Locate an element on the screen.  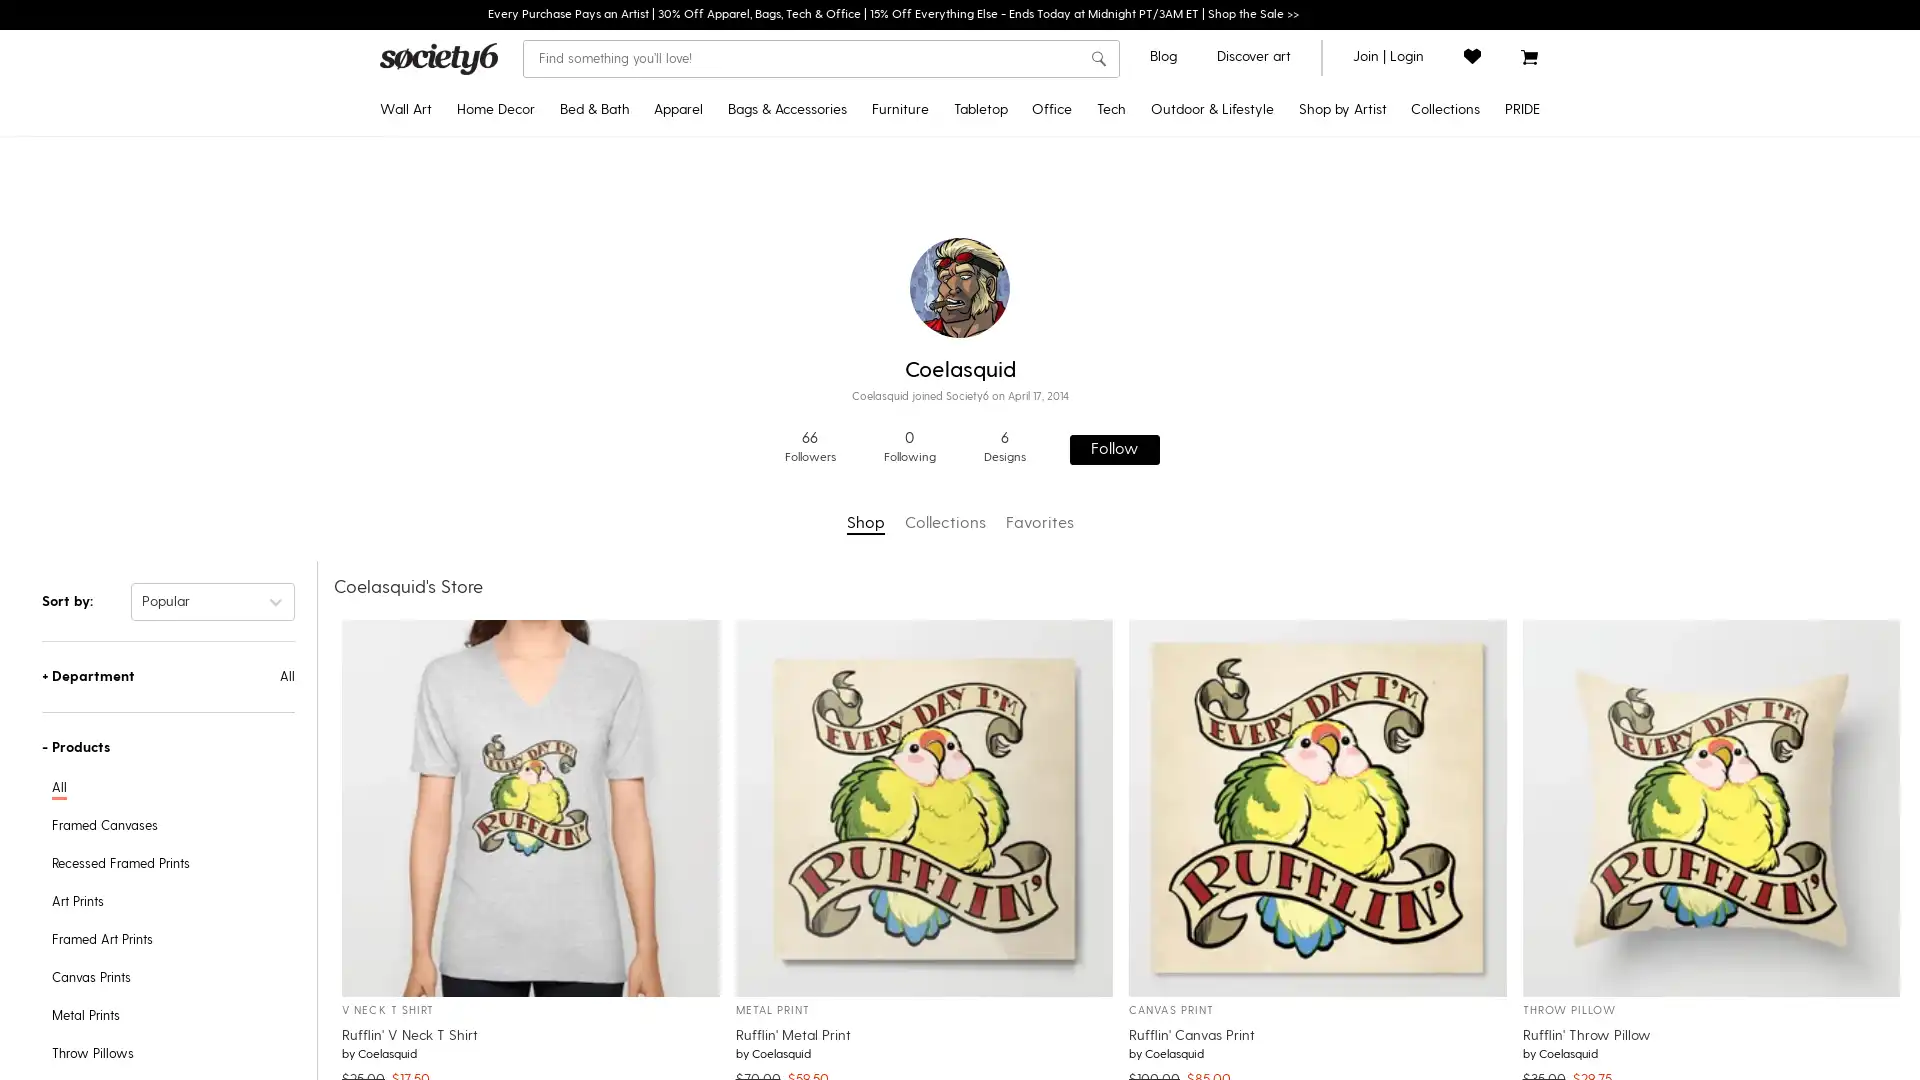
Duvet Covers is located at coordinates (637, 192).